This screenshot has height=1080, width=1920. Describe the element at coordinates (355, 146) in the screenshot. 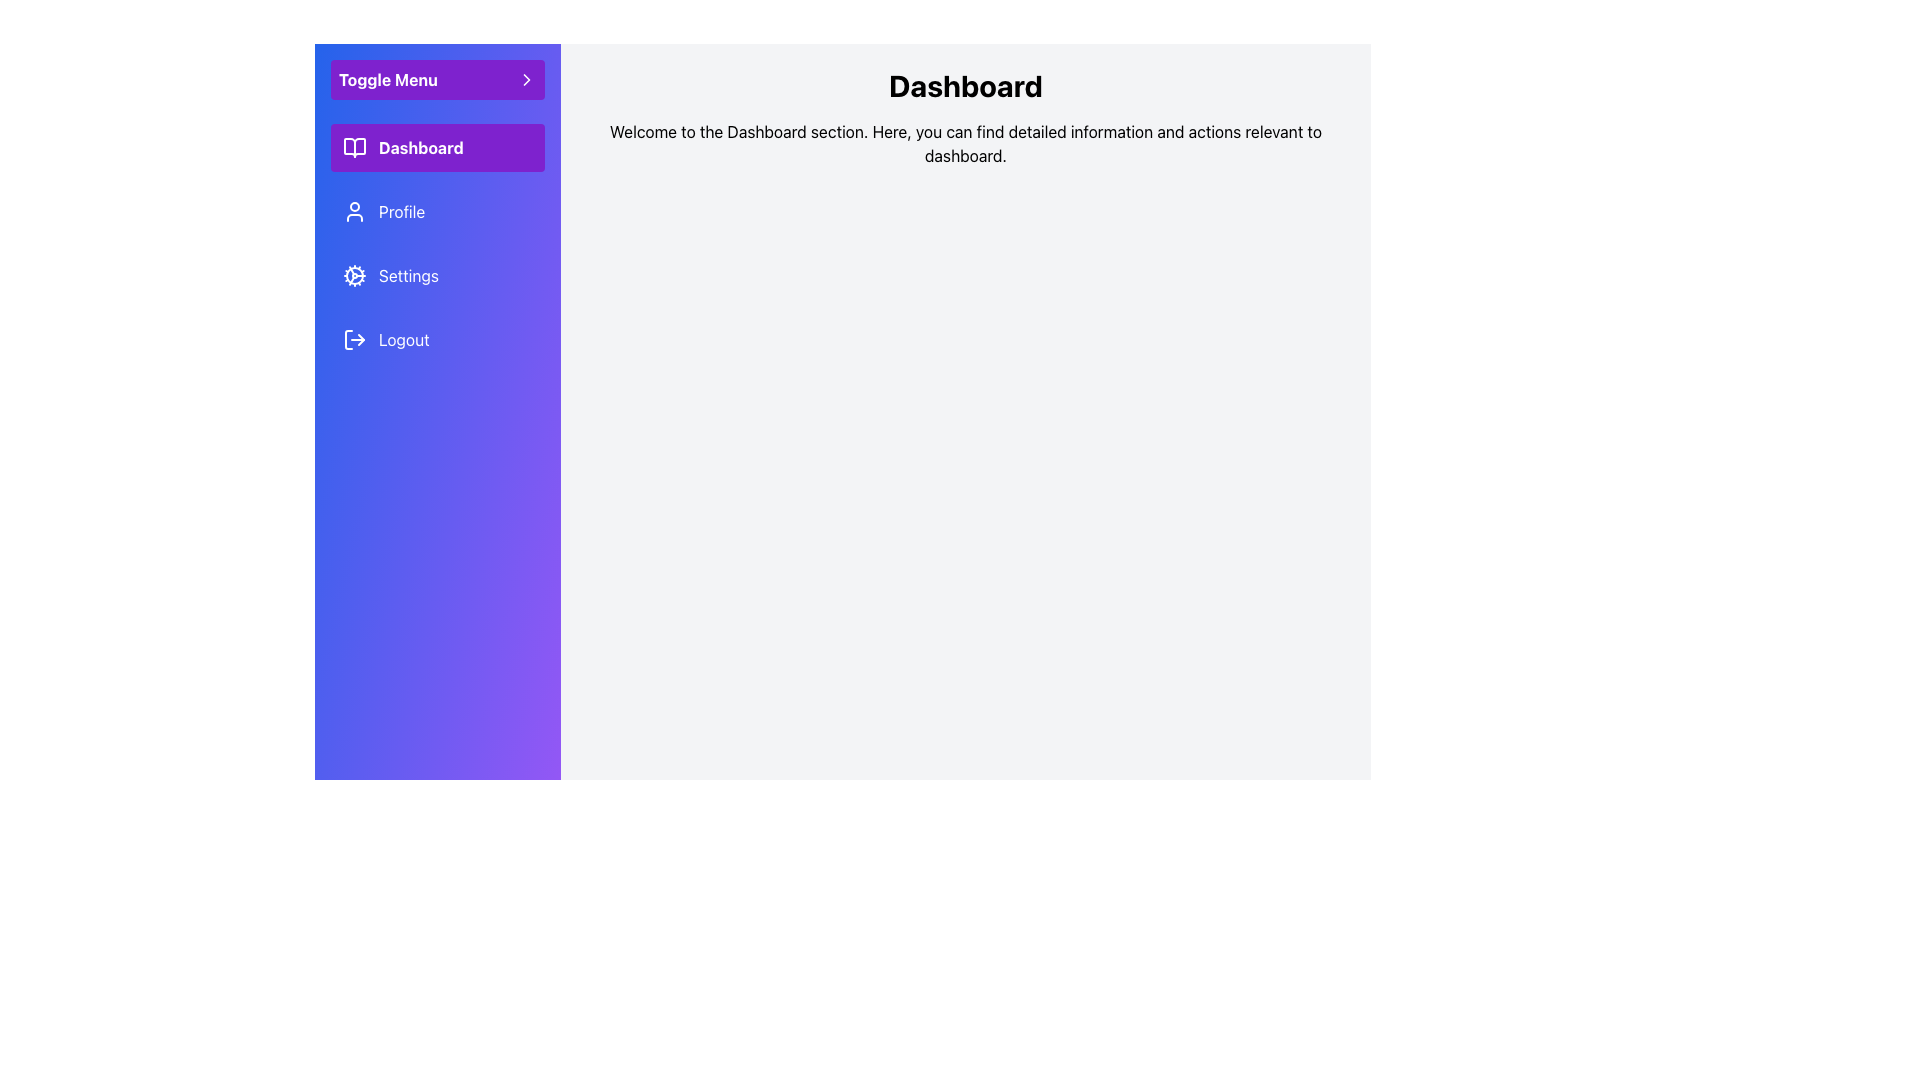

I see `the SVG graphical element representing the 'Dashboard' section, located in the purple 'Dashboard' button at the top of the vertical navigation menu` at that location.